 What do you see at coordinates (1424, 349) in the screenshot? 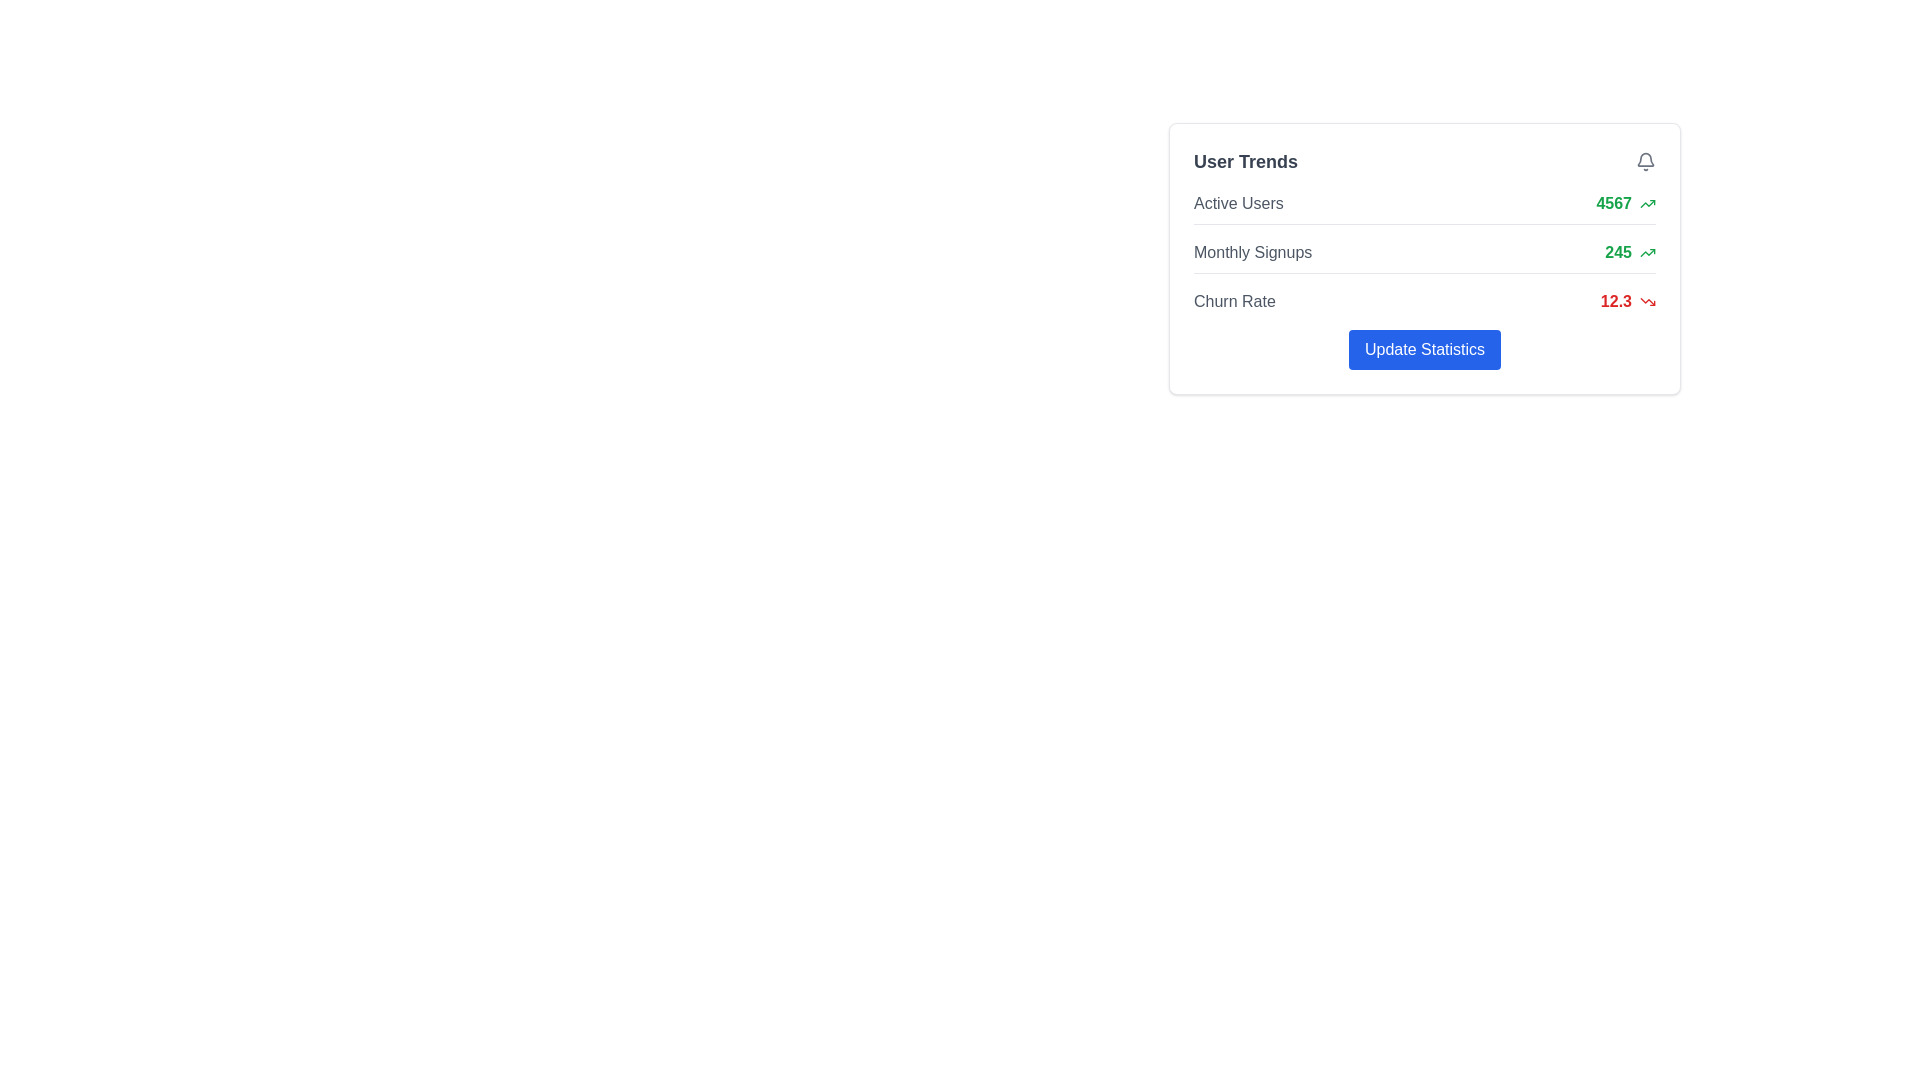
I see `the primary action button located at the bottom of the 'User Trends' card to refresh or recalculate the statistical data` at bounding box center [1424, 349].